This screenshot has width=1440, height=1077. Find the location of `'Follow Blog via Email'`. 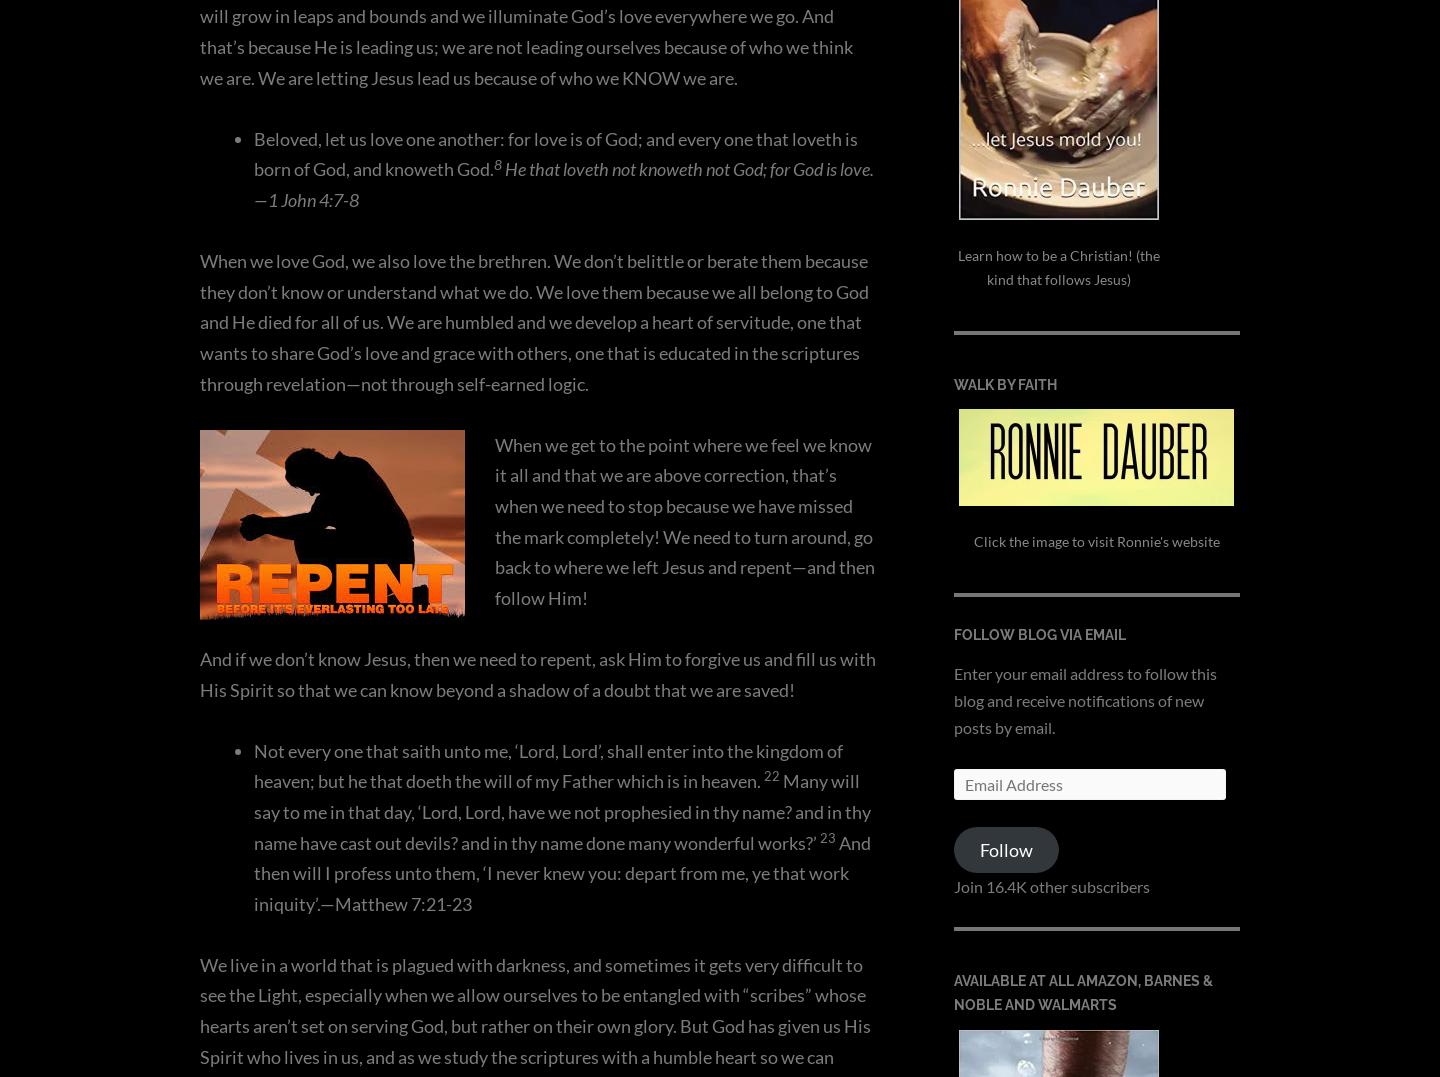

'Follow Blog via Email' is located at coordinates (1039, 634).